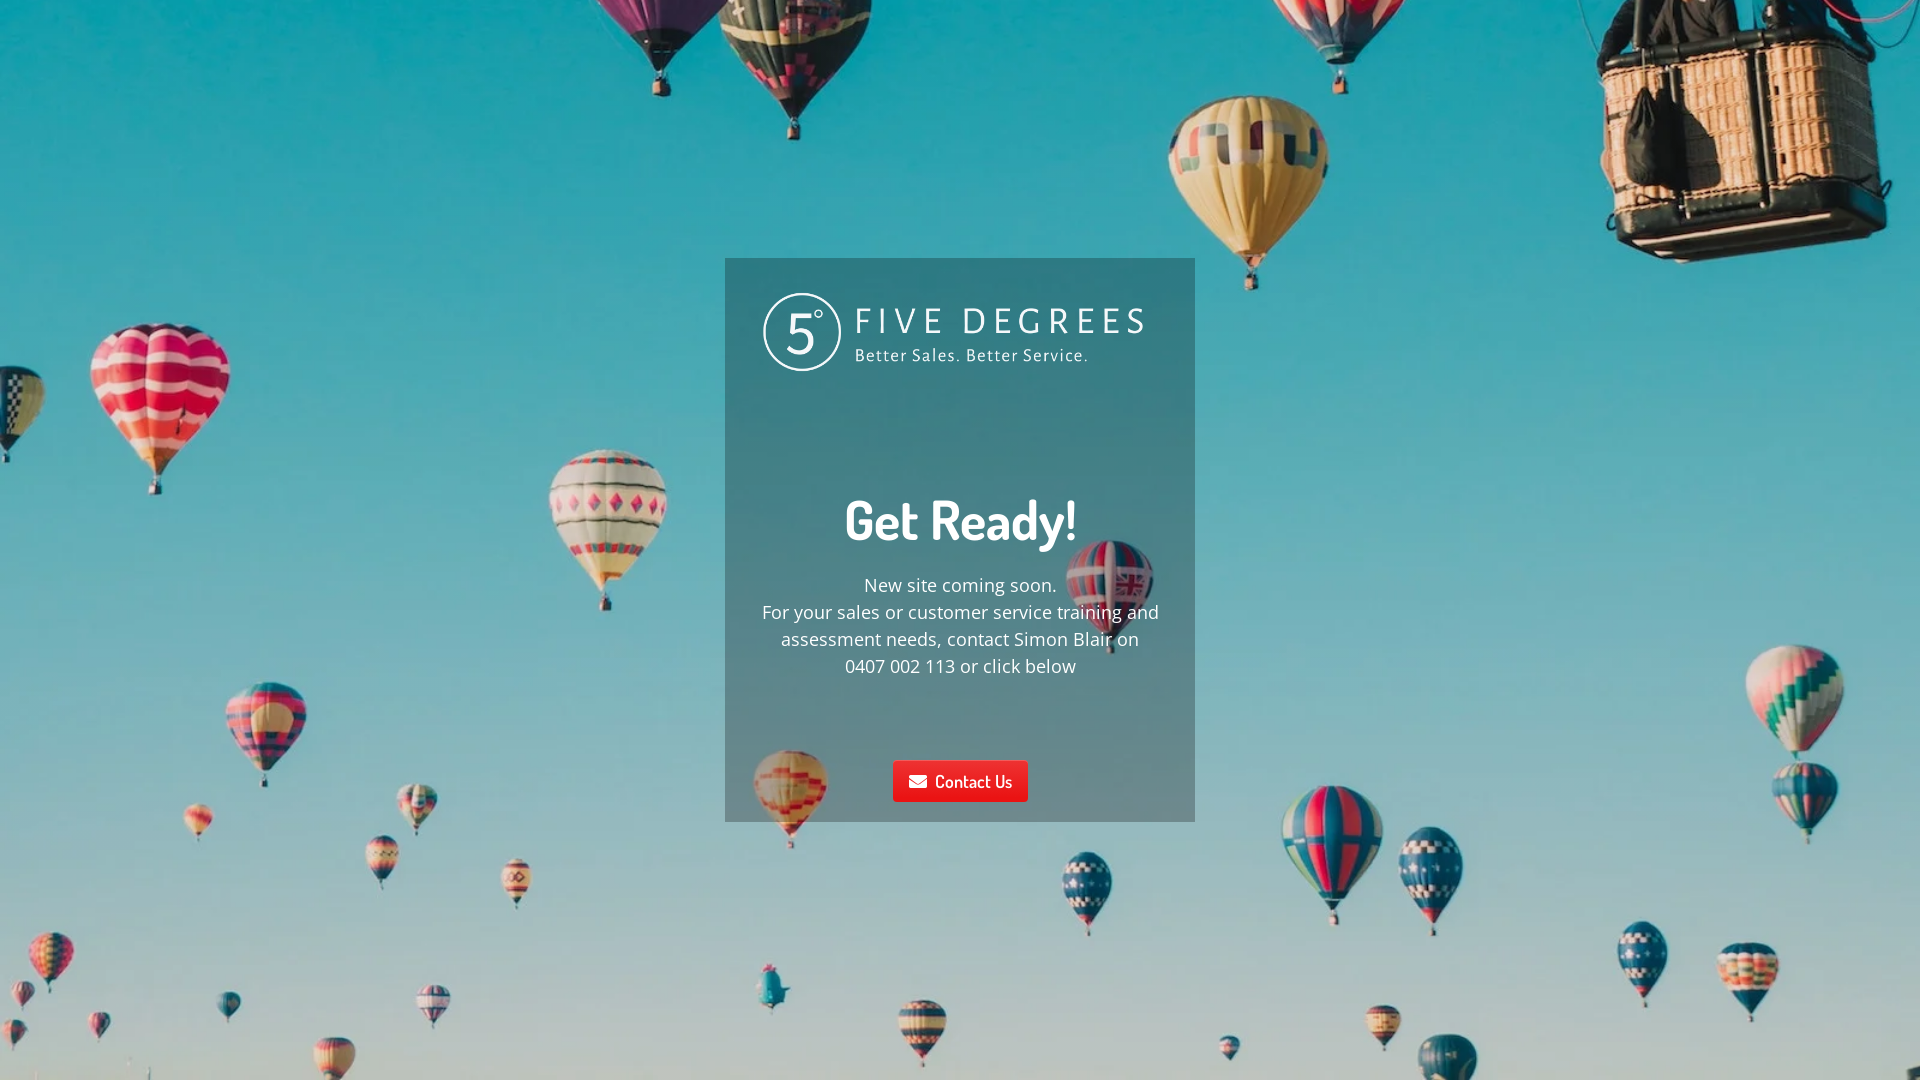 This screenshot has width=1920, height=1080. Describe the element at coordinates (958, 779) in the screenshot. I see `'Contact Us'` at that location.